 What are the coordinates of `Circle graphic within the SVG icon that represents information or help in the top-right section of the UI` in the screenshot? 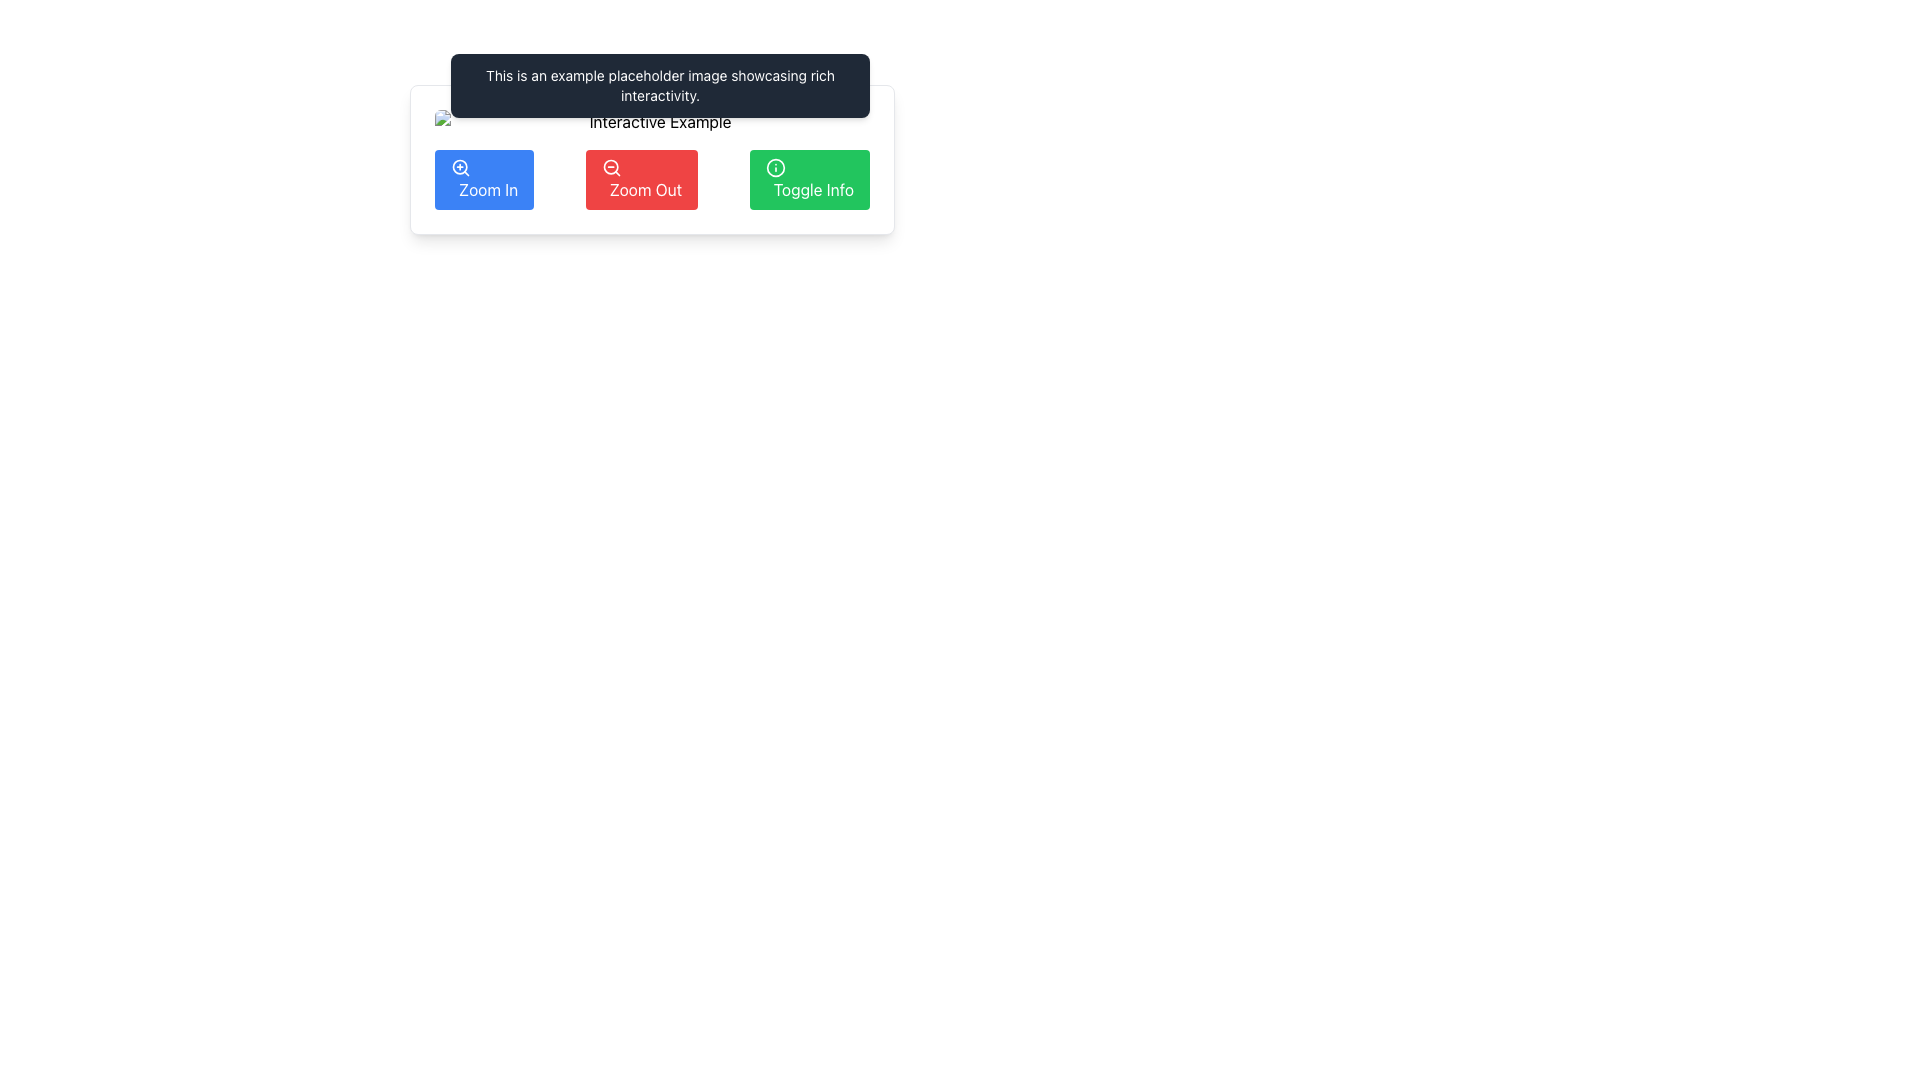 It's located at (774, 167).